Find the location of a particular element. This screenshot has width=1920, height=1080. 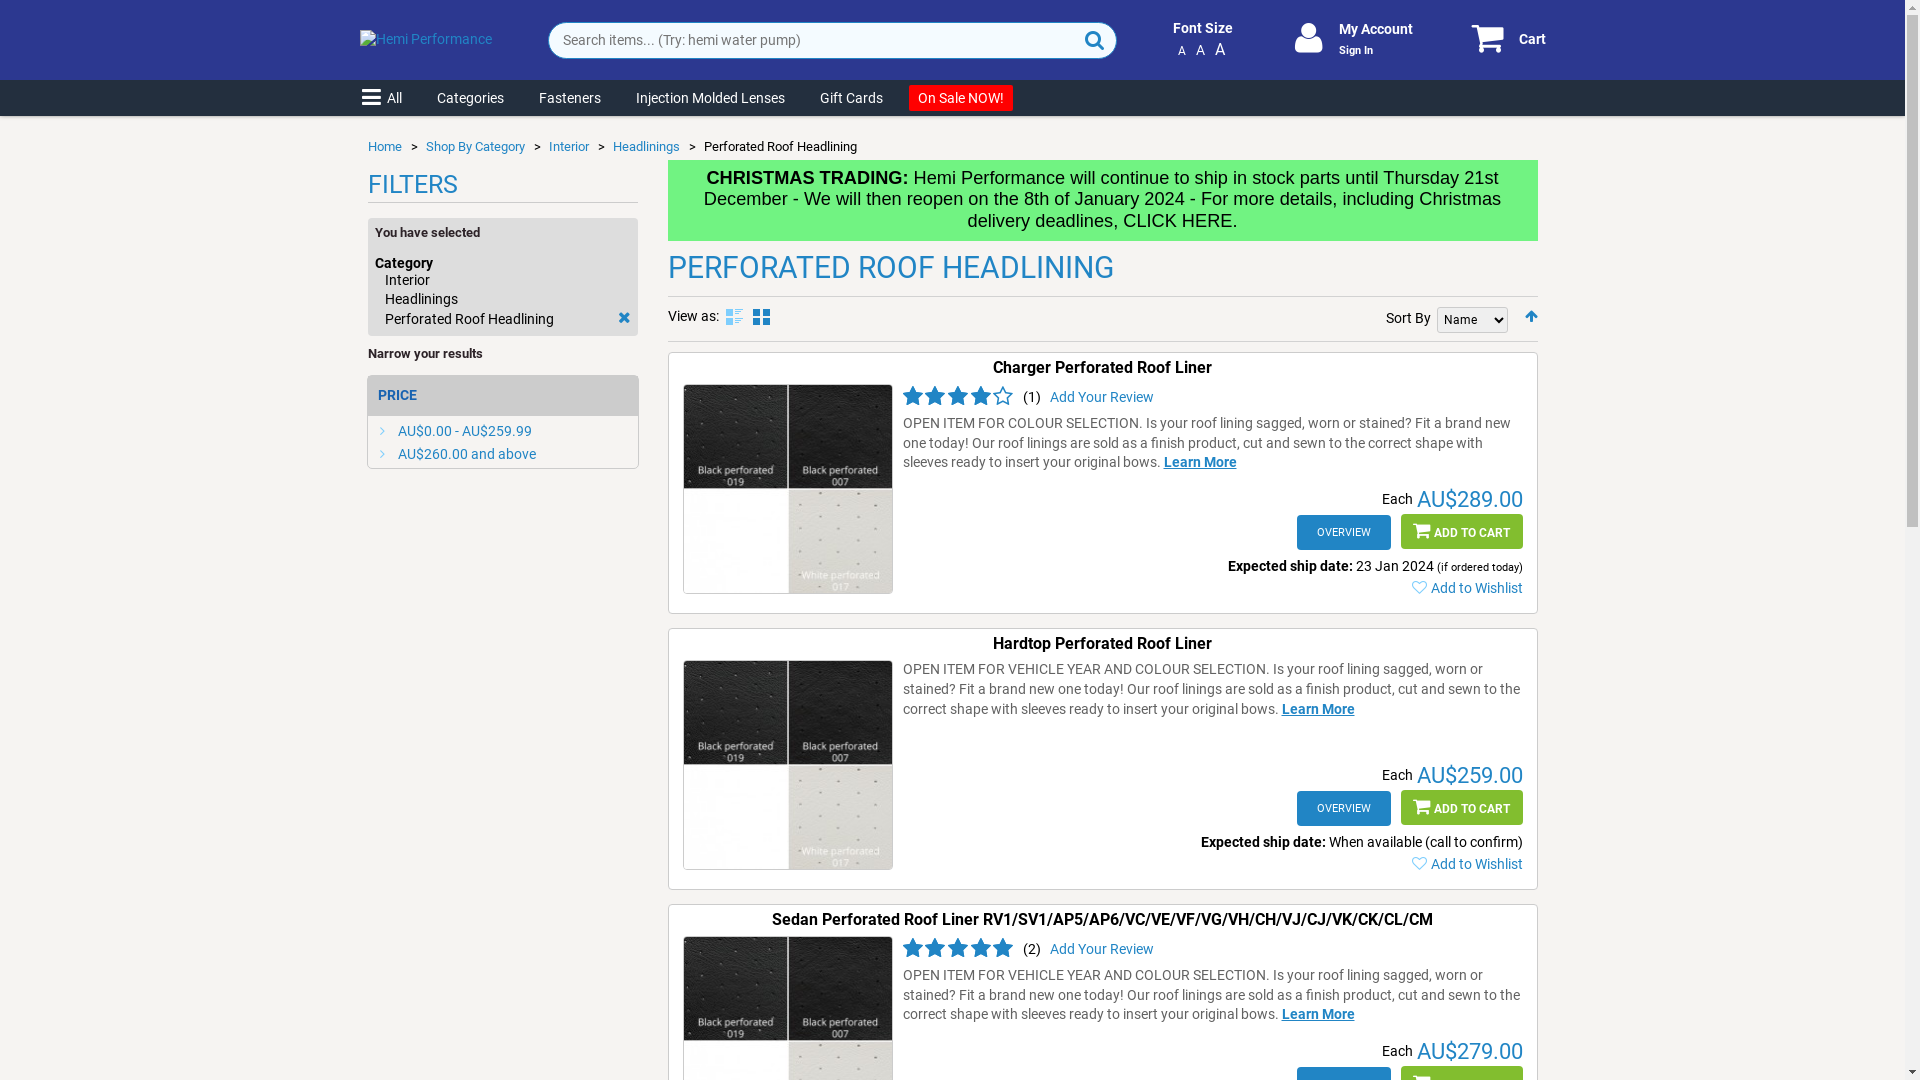

'ADD TO CART' is located at coordinates (1460, 530).